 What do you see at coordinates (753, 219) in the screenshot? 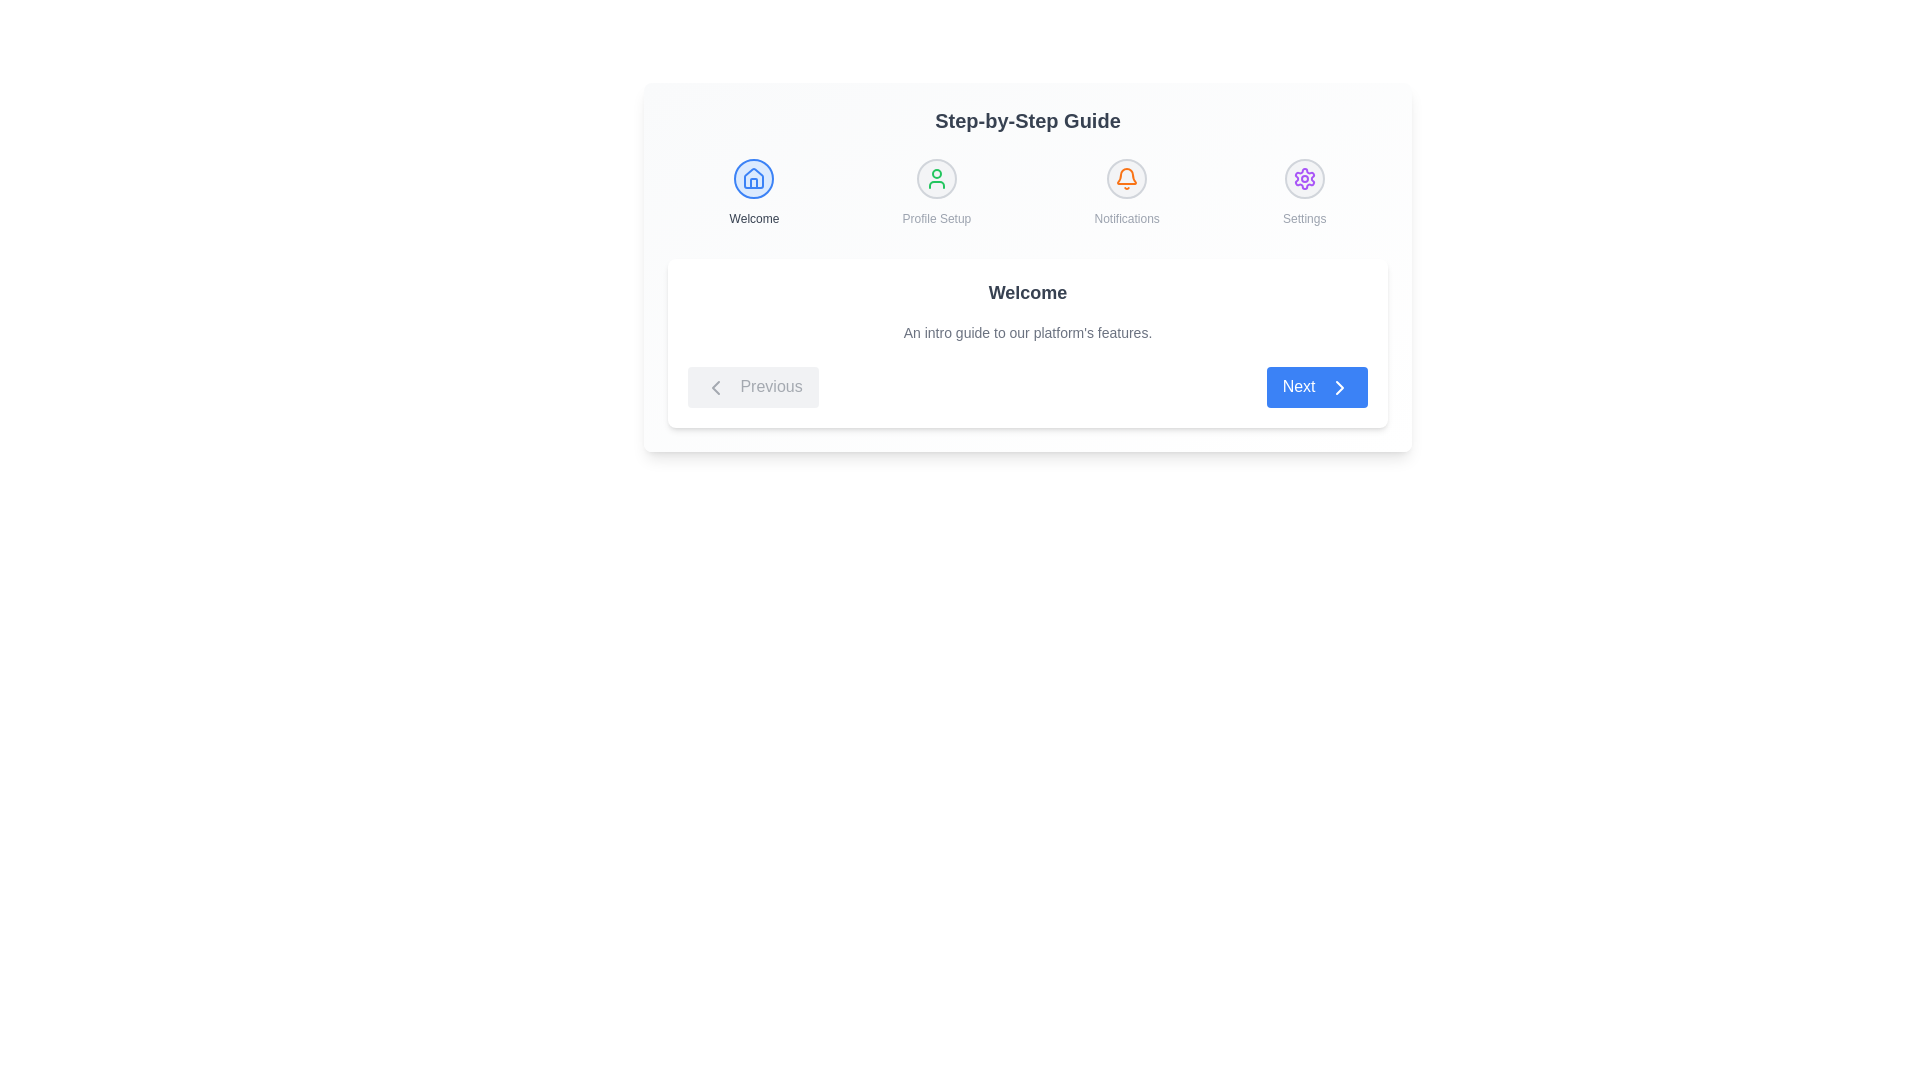
I see `the text label displaying the word 'Welcome', which is positioned below the home icon in a step-based navigation interface` at bounding box center [753, 219].